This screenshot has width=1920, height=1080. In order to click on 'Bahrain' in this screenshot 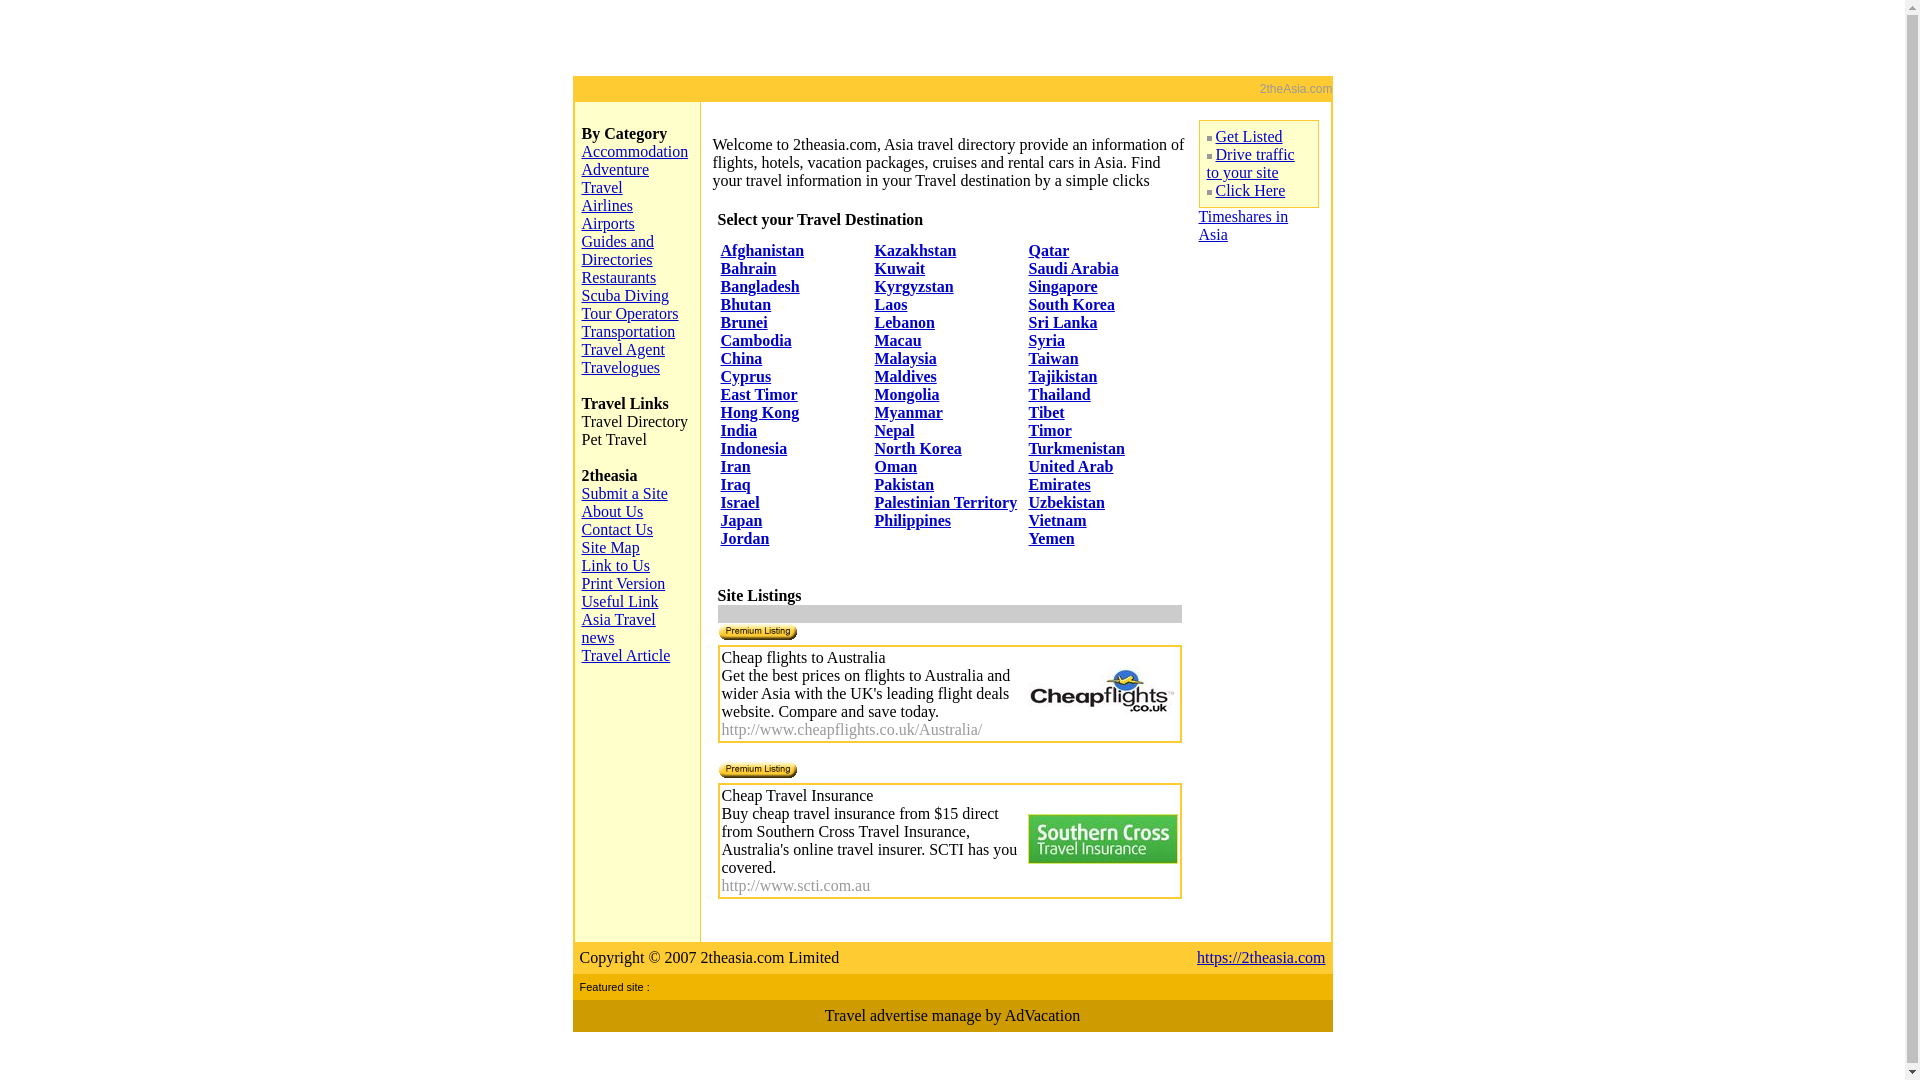, I will do `click(747, 267)`.